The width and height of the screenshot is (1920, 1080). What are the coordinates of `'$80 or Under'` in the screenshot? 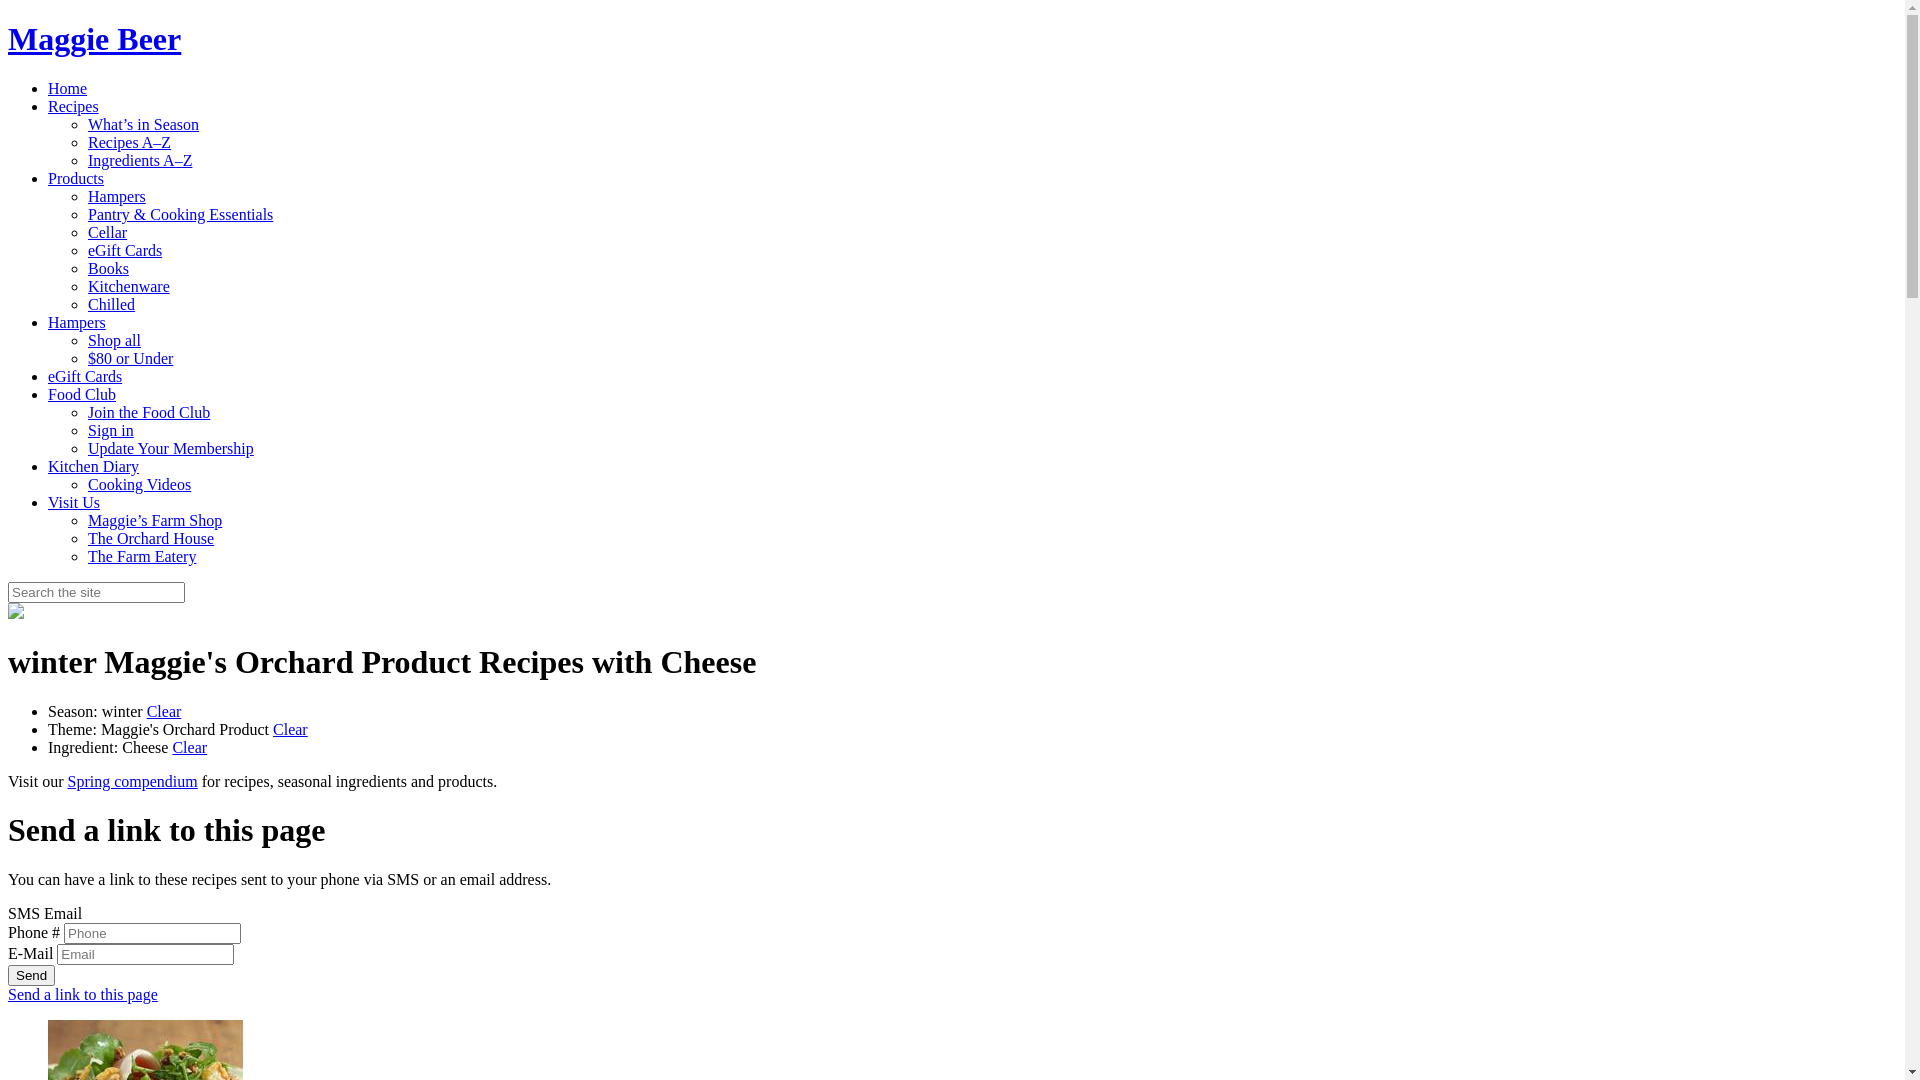 It's located at (129, 357).